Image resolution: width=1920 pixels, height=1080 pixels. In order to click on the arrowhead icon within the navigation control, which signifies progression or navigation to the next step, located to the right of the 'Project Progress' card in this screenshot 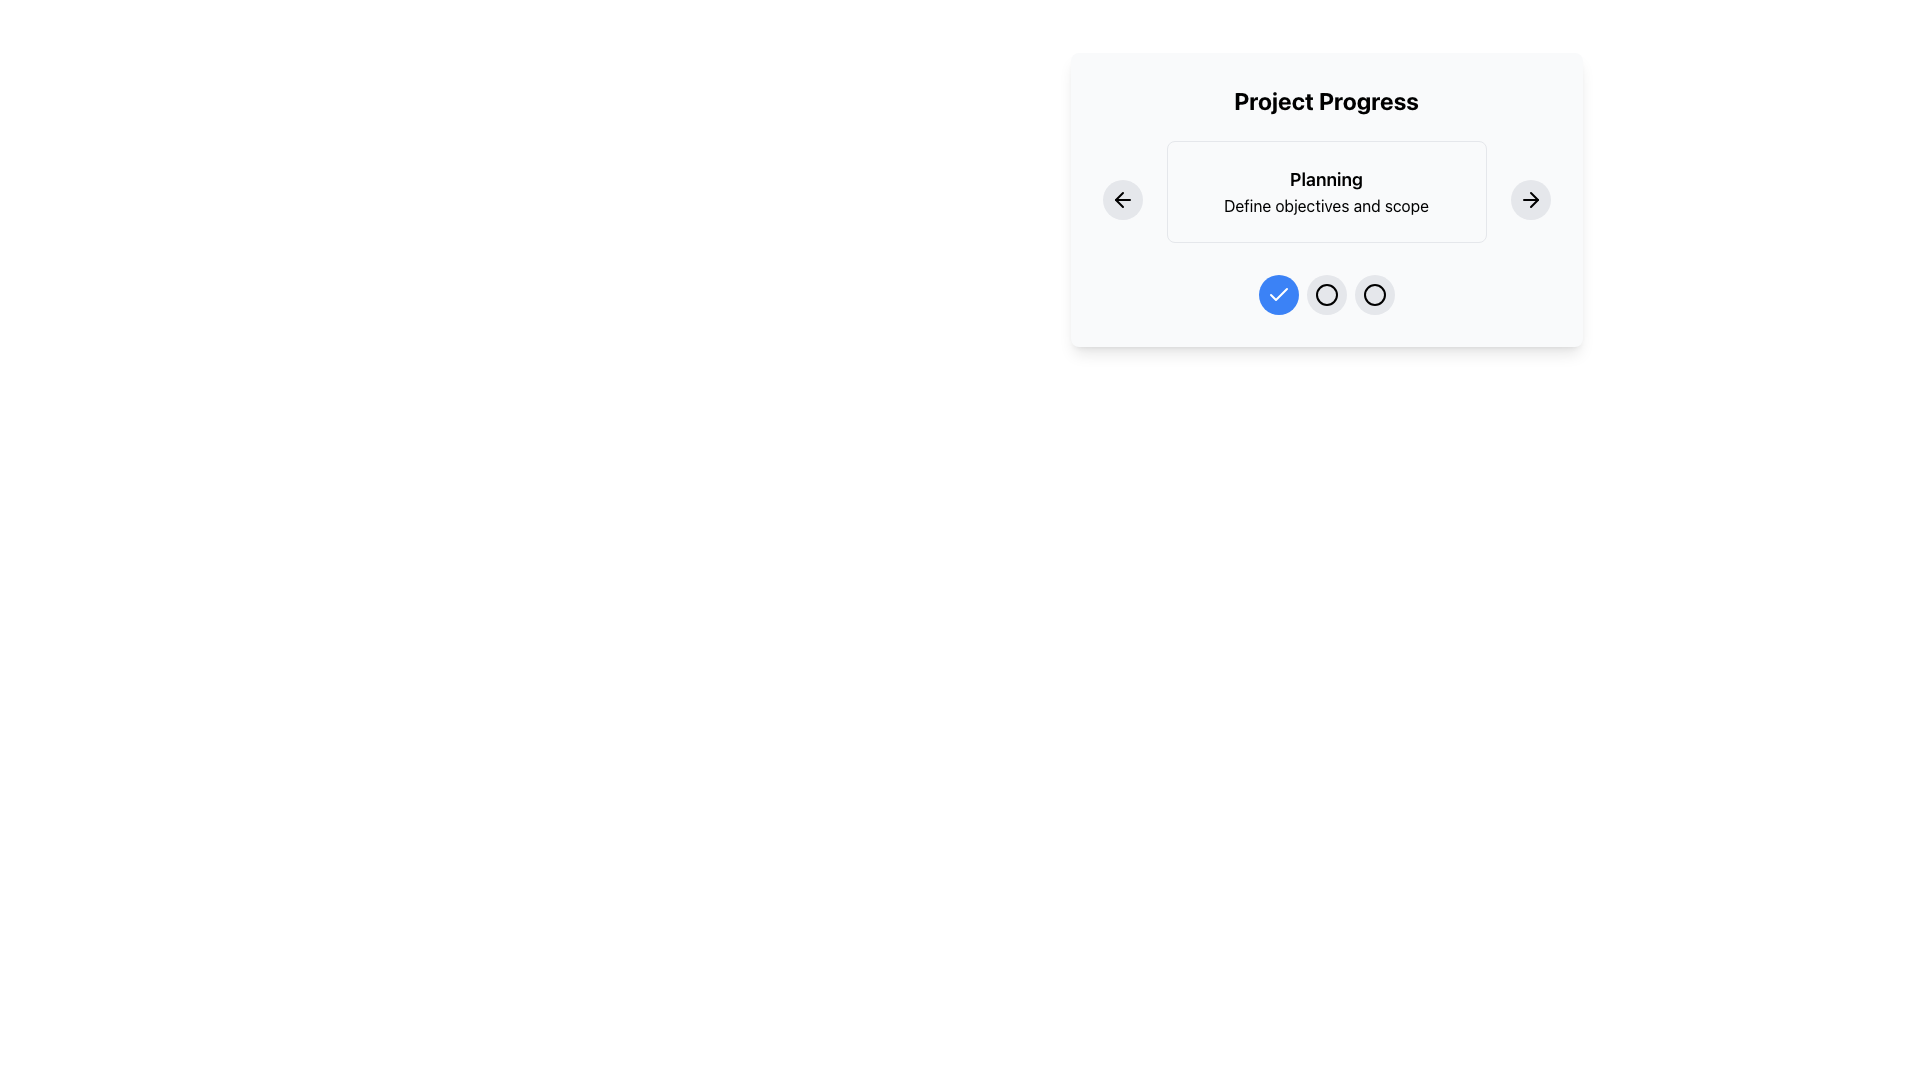, I will do `click(1533, 200)`.